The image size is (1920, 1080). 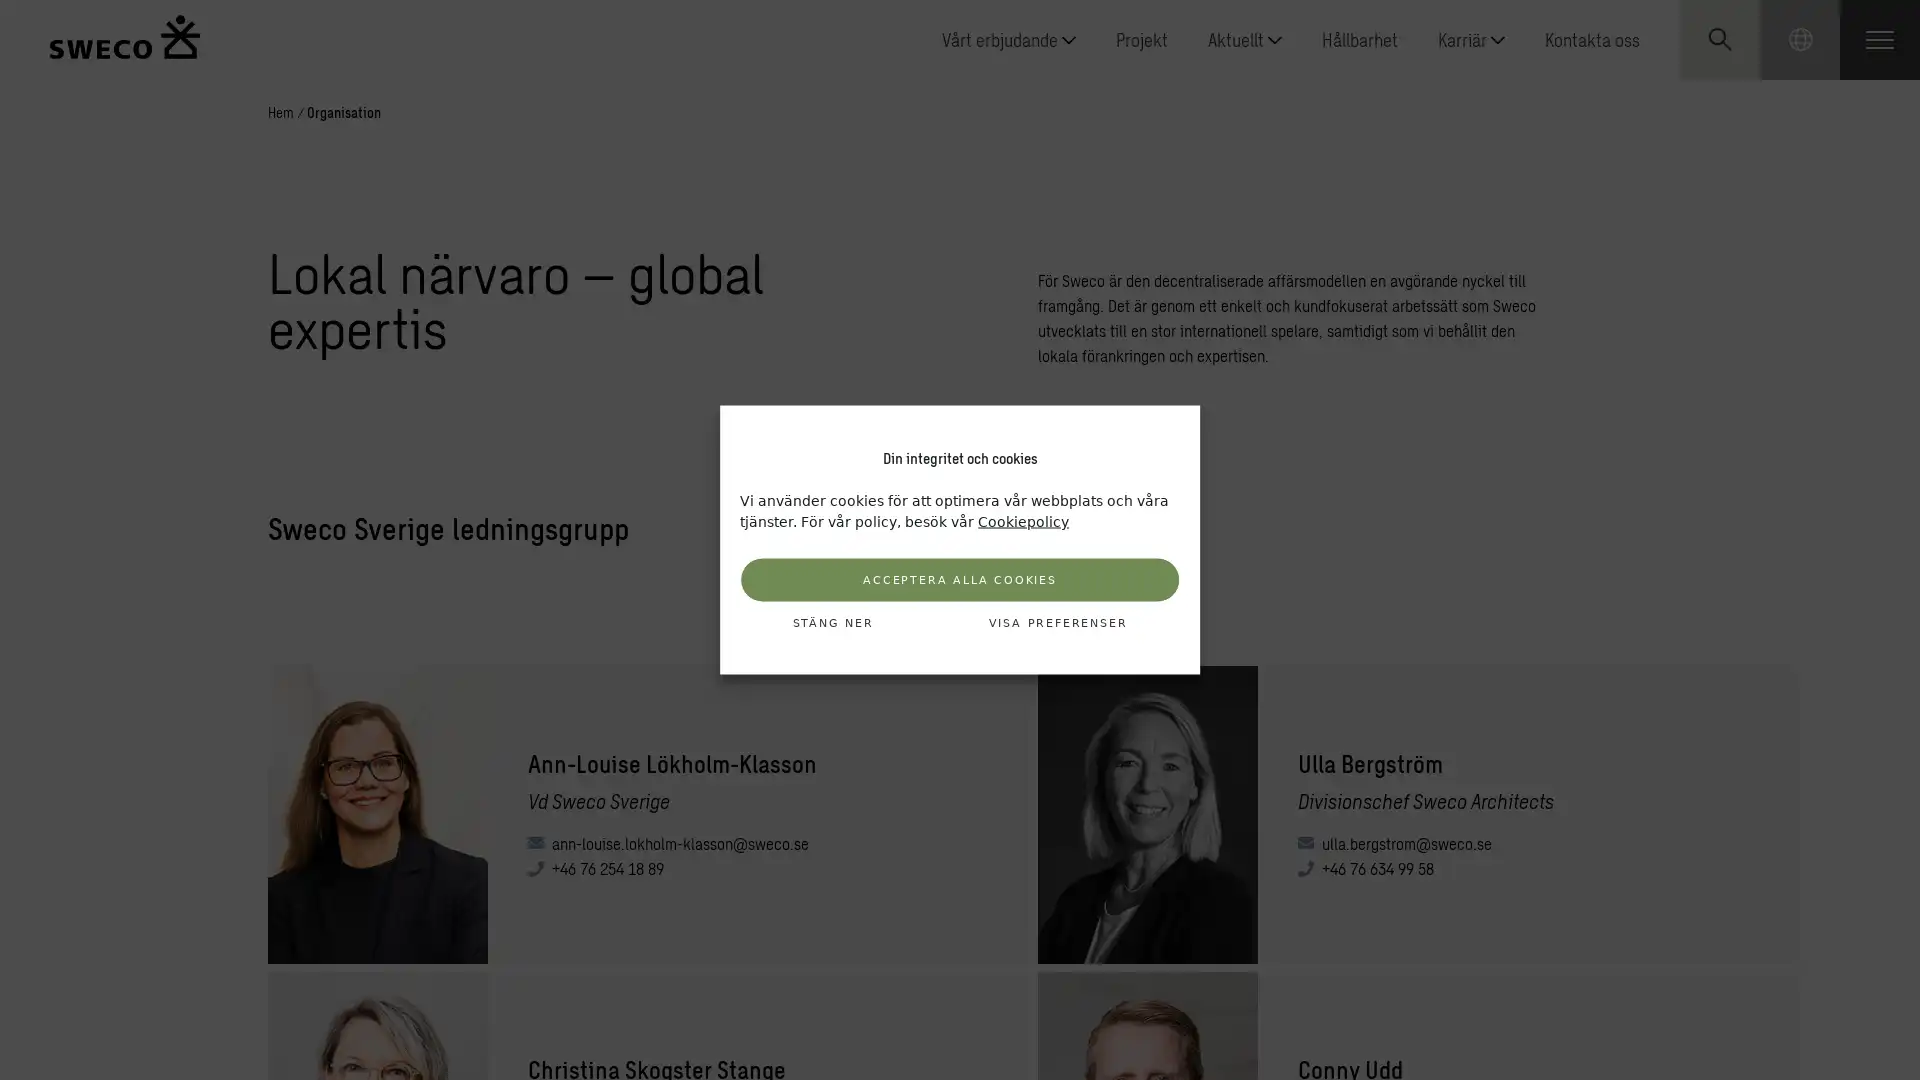 What do you see at coordinates (1757, 220) in the screenshot?
I see `Submit search` at bounding box center [1757, 220].